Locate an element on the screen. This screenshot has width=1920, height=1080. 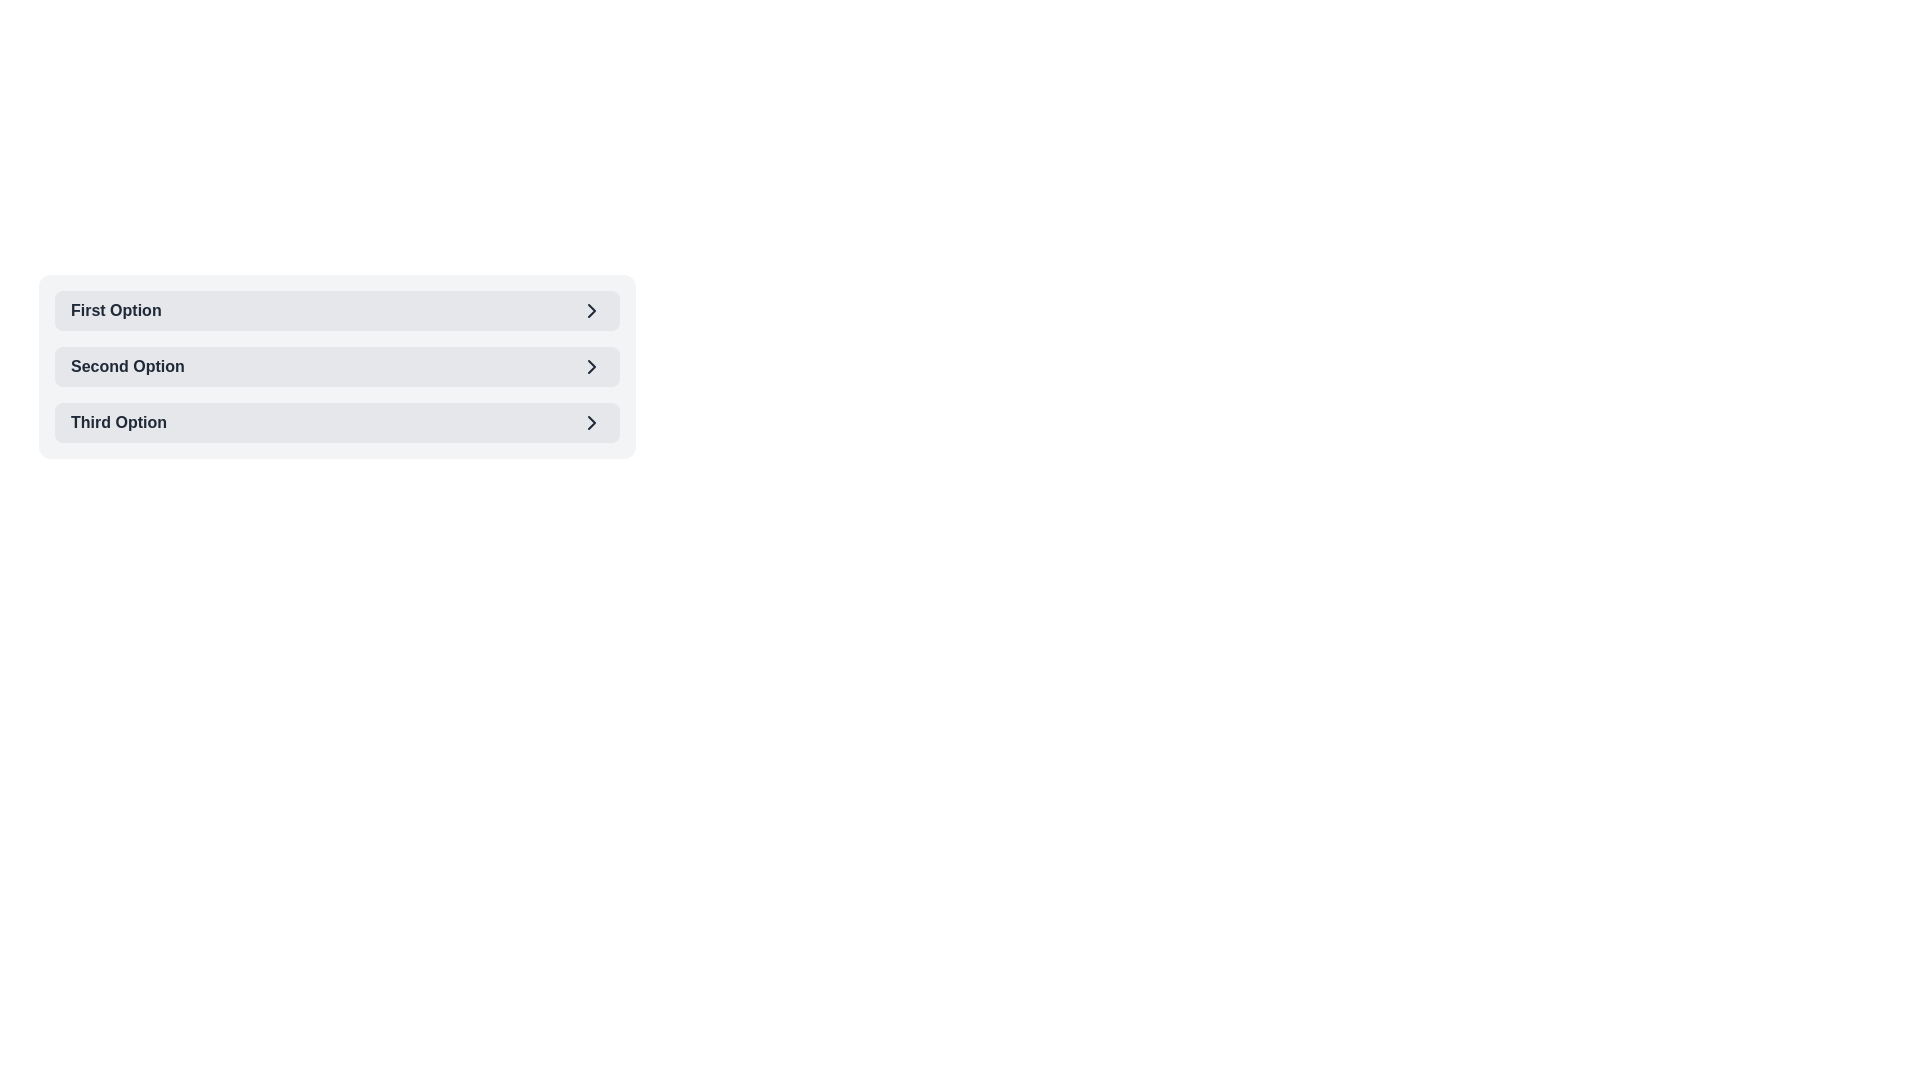
the right-facing chevron icon with a dark stroke in the 'Second Option' block is located at coordinates (590, 366).